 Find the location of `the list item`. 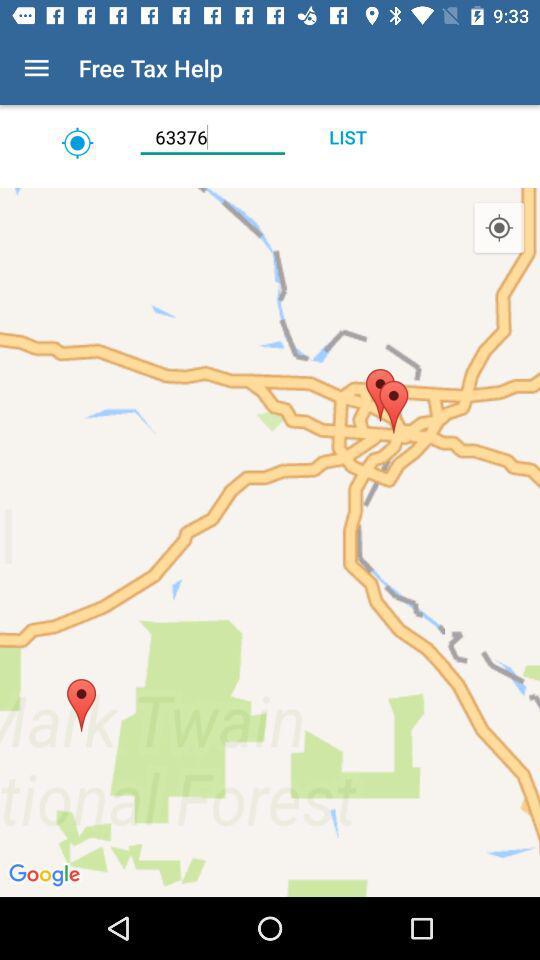

the list item is located at coordinates (346, 136).